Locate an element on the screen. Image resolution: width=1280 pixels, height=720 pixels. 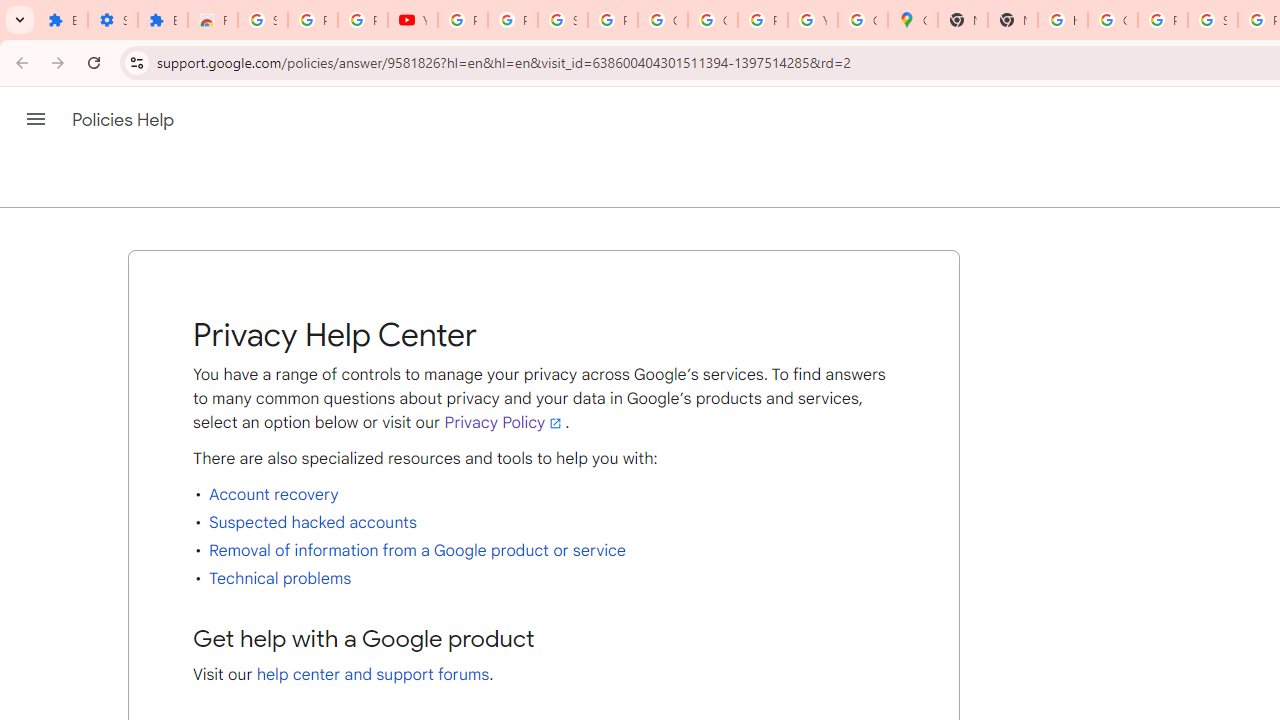
'New Tab' is located at coordinates (1013, 20).